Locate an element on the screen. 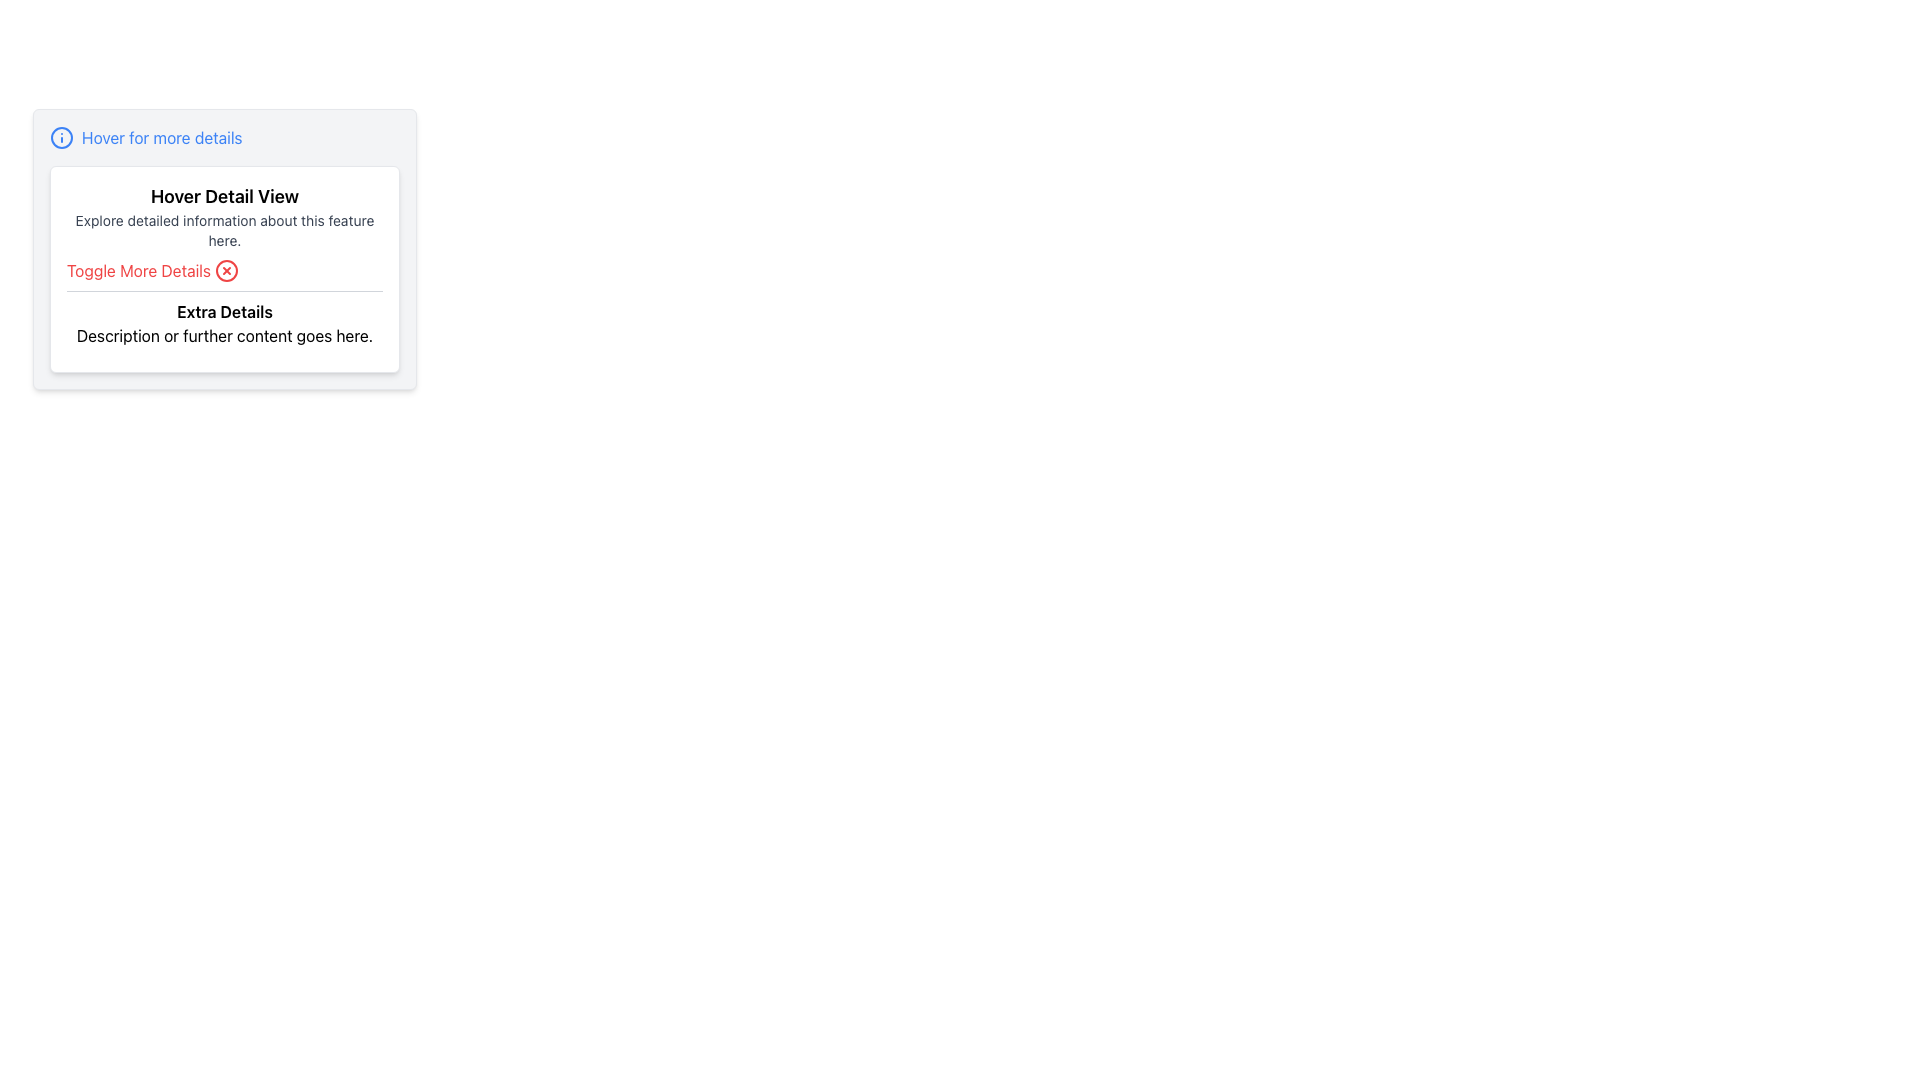  the text block reading 'Explore detailed information about this feature here.', which is styled in grey and positioned below the title 'Hover Detail View' is located at coordinates (225, 230).